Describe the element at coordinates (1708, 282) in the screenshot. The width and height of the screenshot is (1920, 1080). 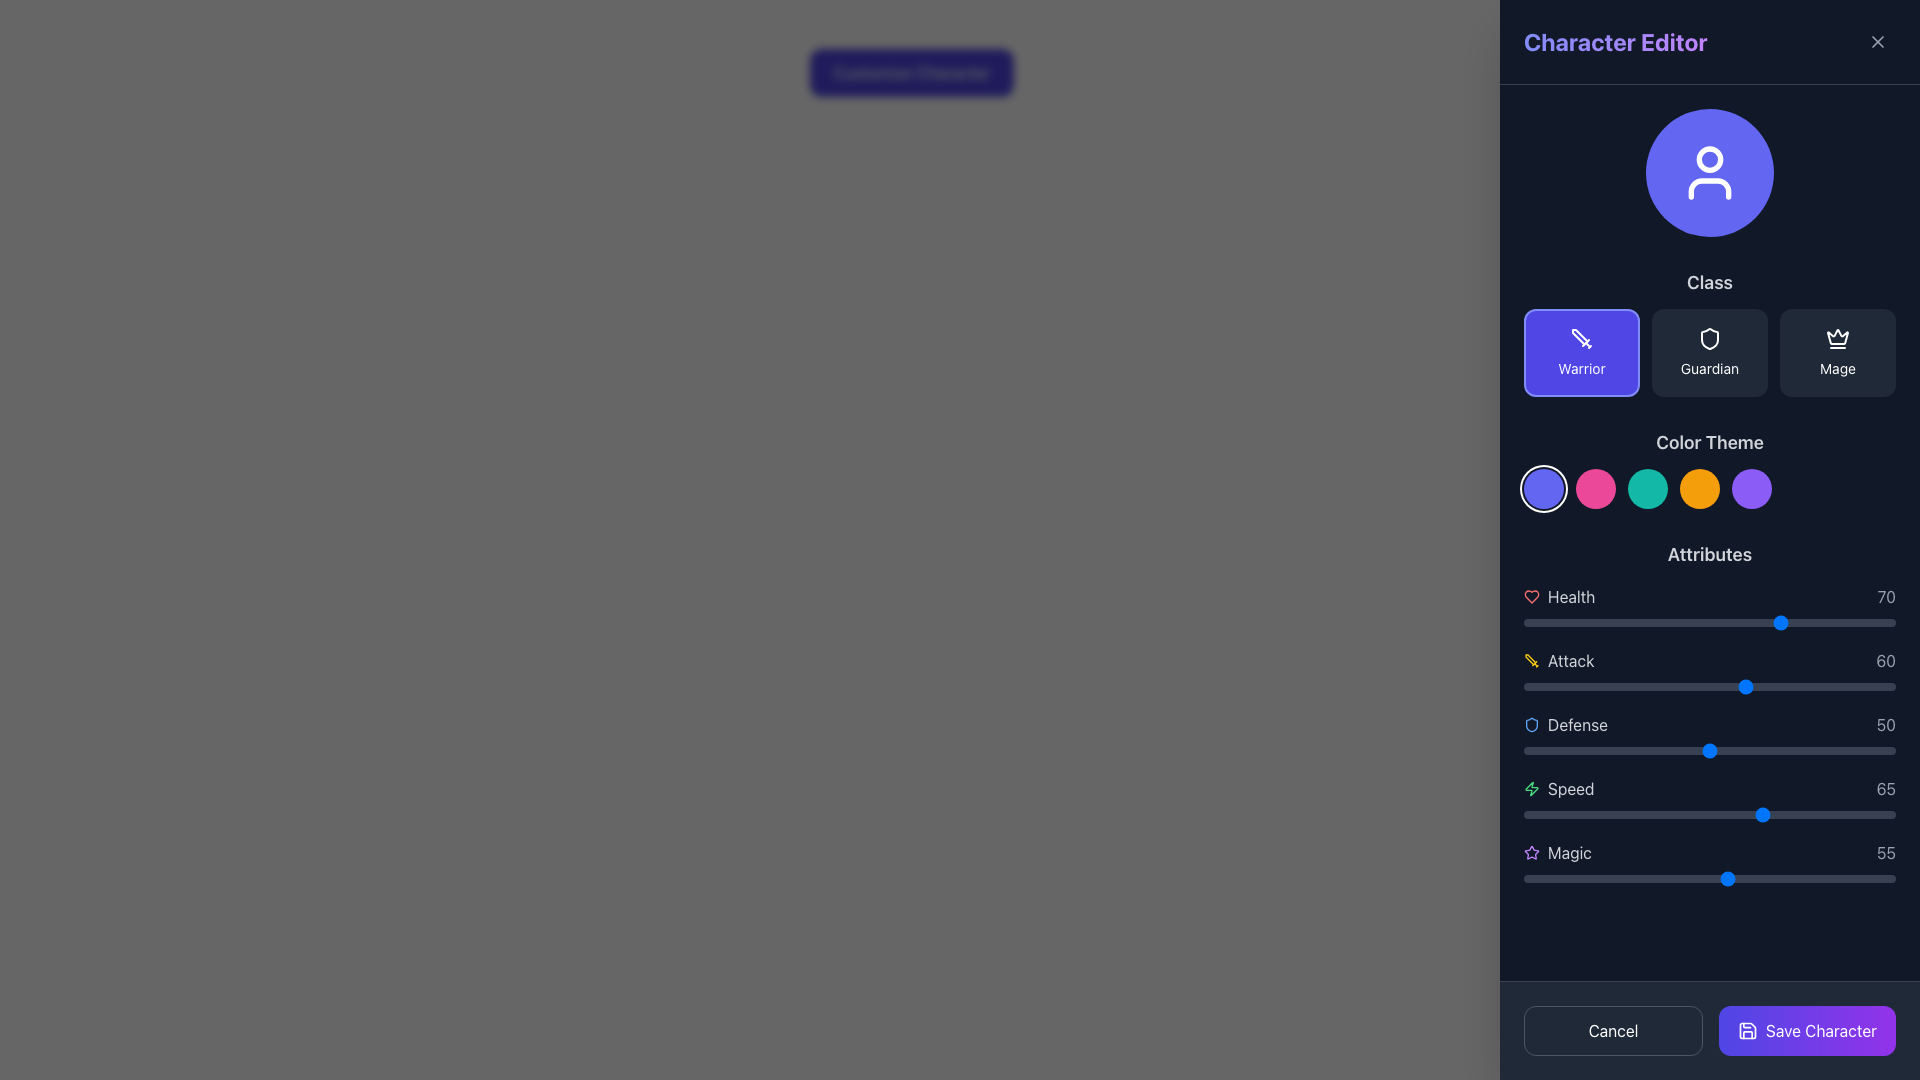
I see `the non-interactive label or header text that categorizes the section for selectable class options, located in the right-hand sidebar titled 'Character Editor'` at that location.